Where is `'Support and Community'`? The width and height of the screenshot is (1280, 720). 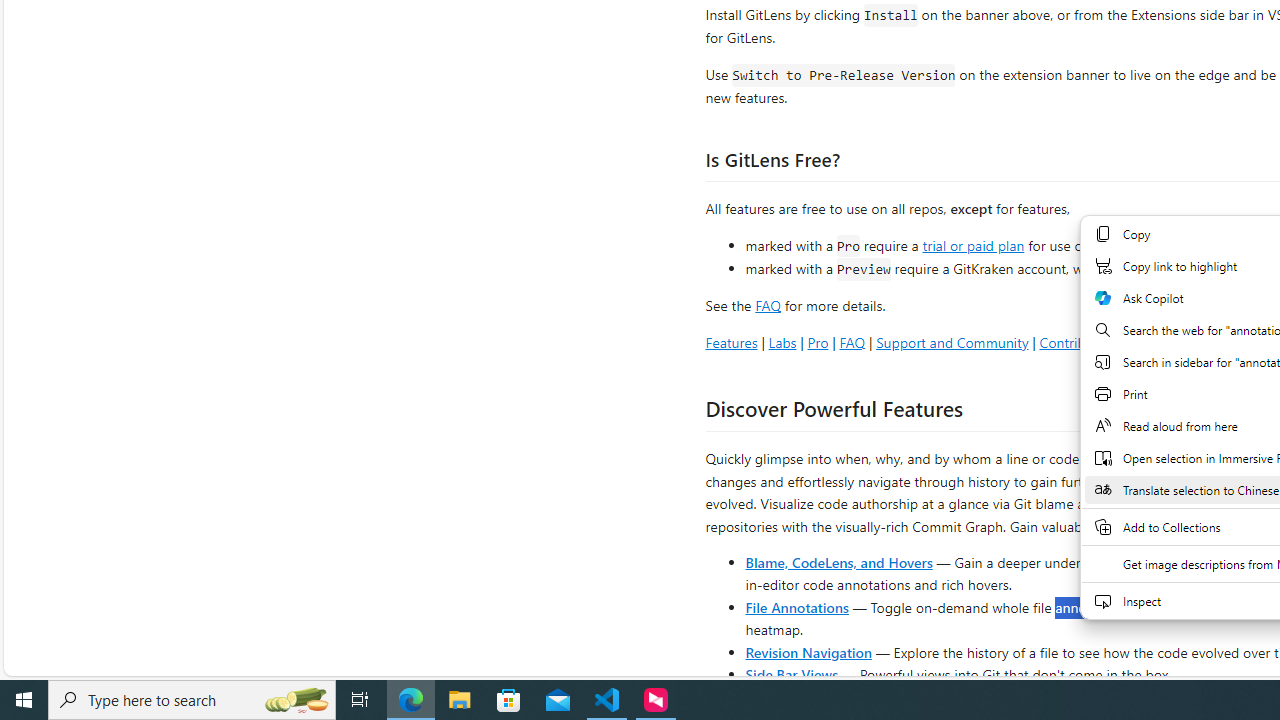 'Support and Community' is located at coordinates (951, 341).